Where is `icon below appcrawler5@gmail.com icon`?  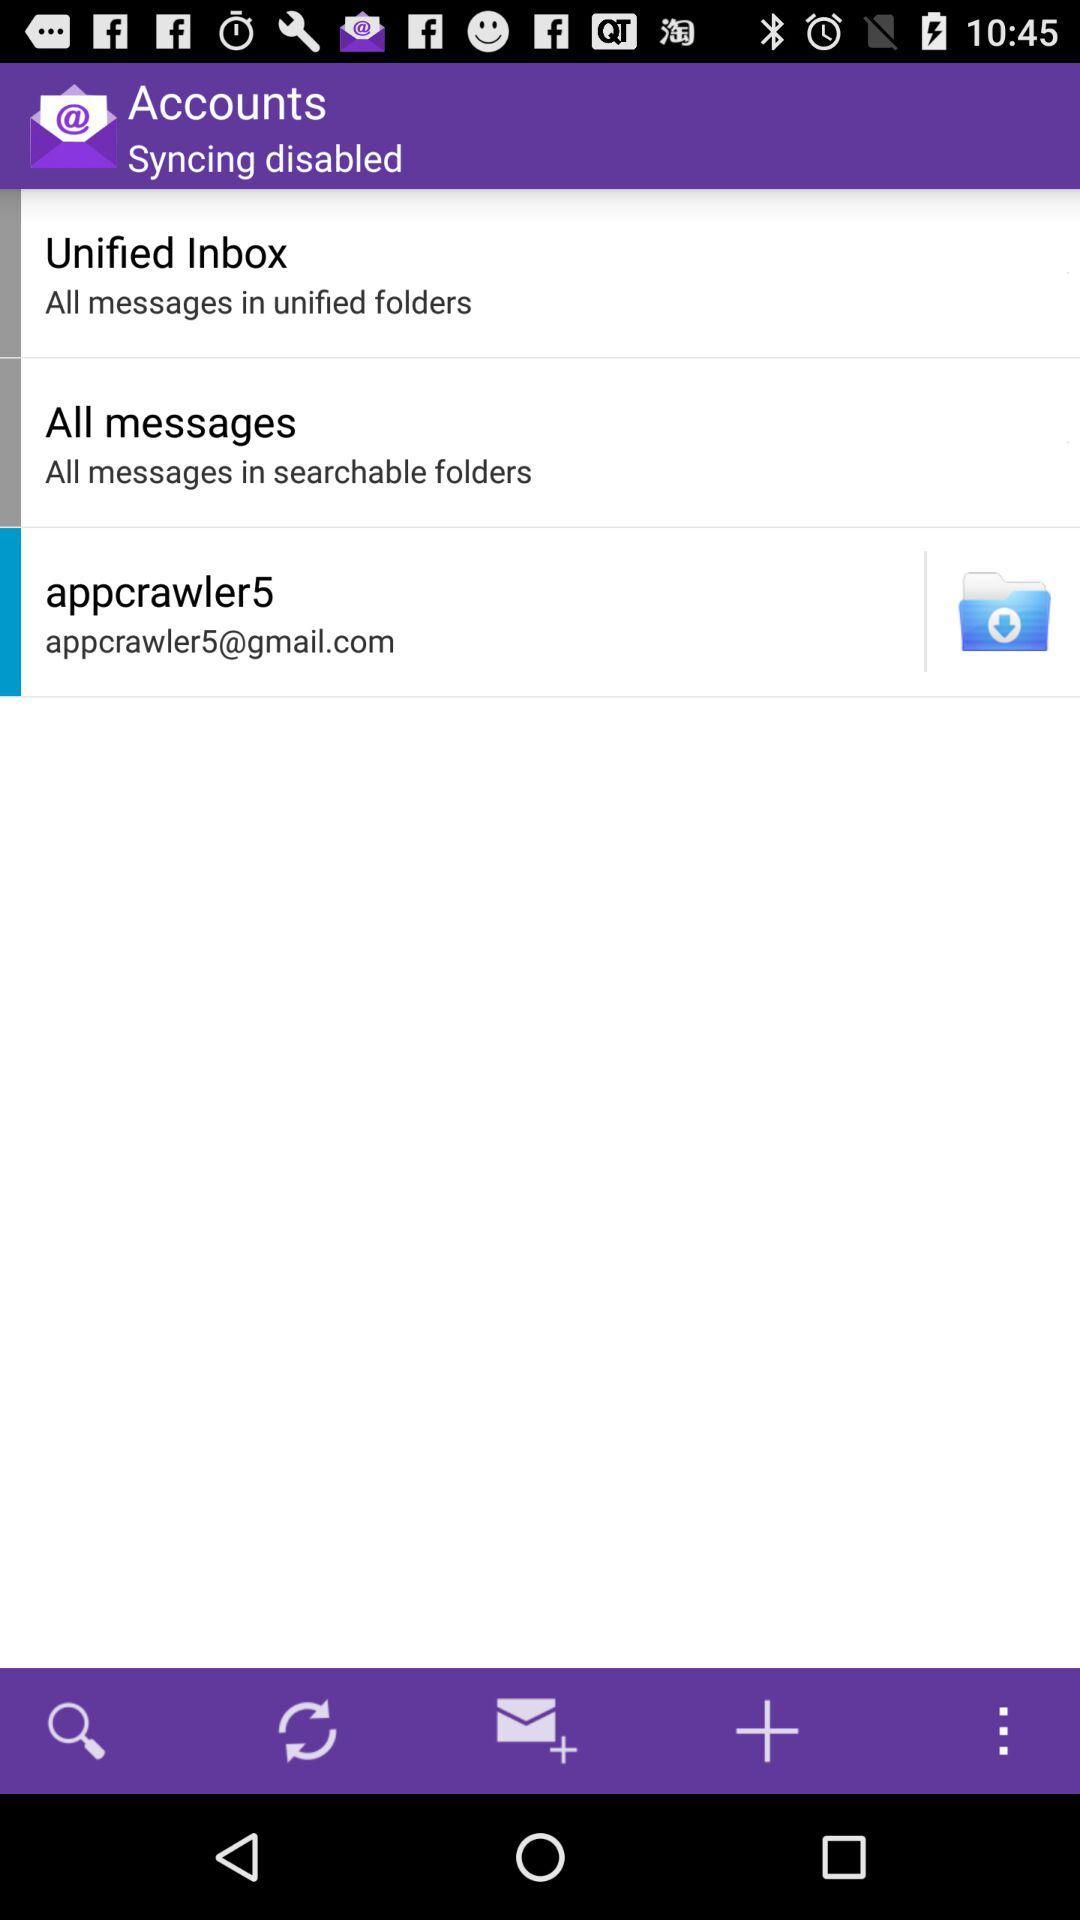
icon below appcrawler5@gmail.com icon is located at coordinates (307, 1730).